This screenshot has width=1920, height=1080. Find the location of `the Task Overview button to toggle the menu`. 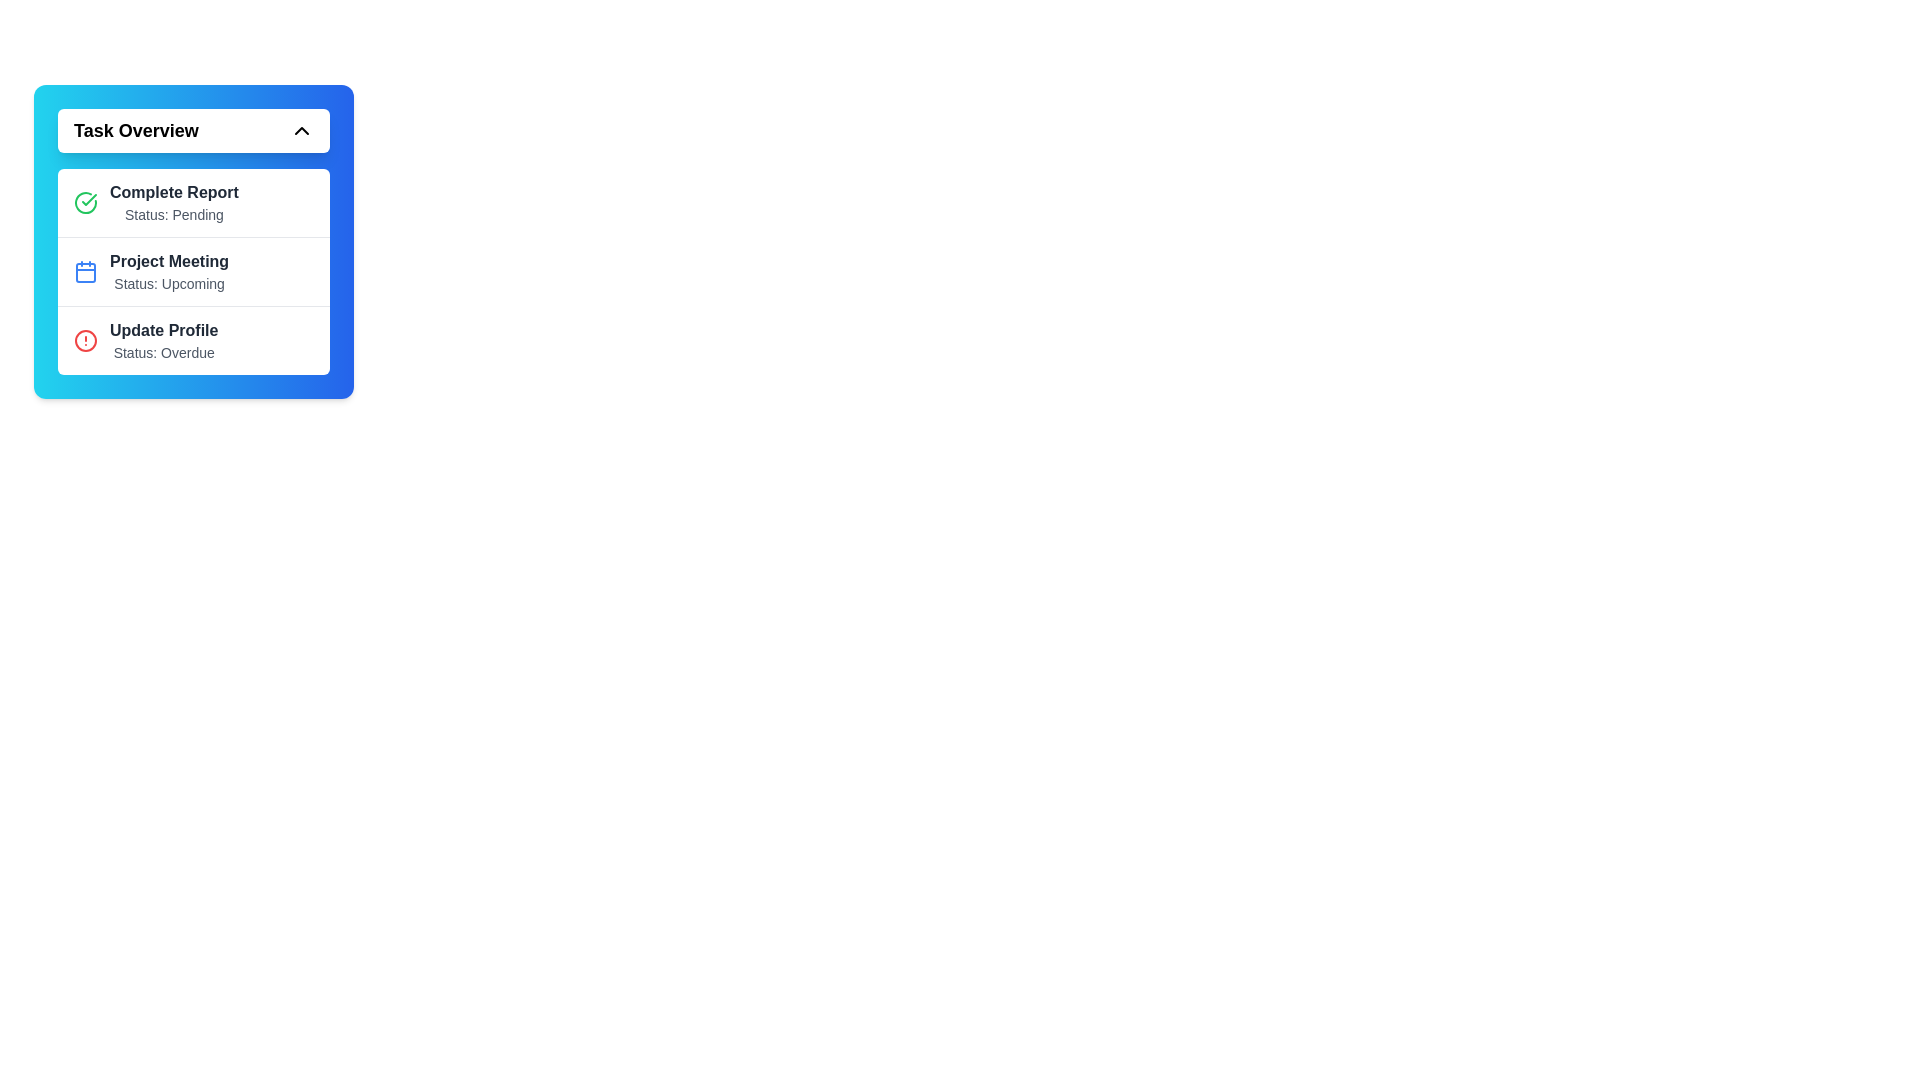

the Task Overview button to toggle the menu is located at coordinates (193, 131).